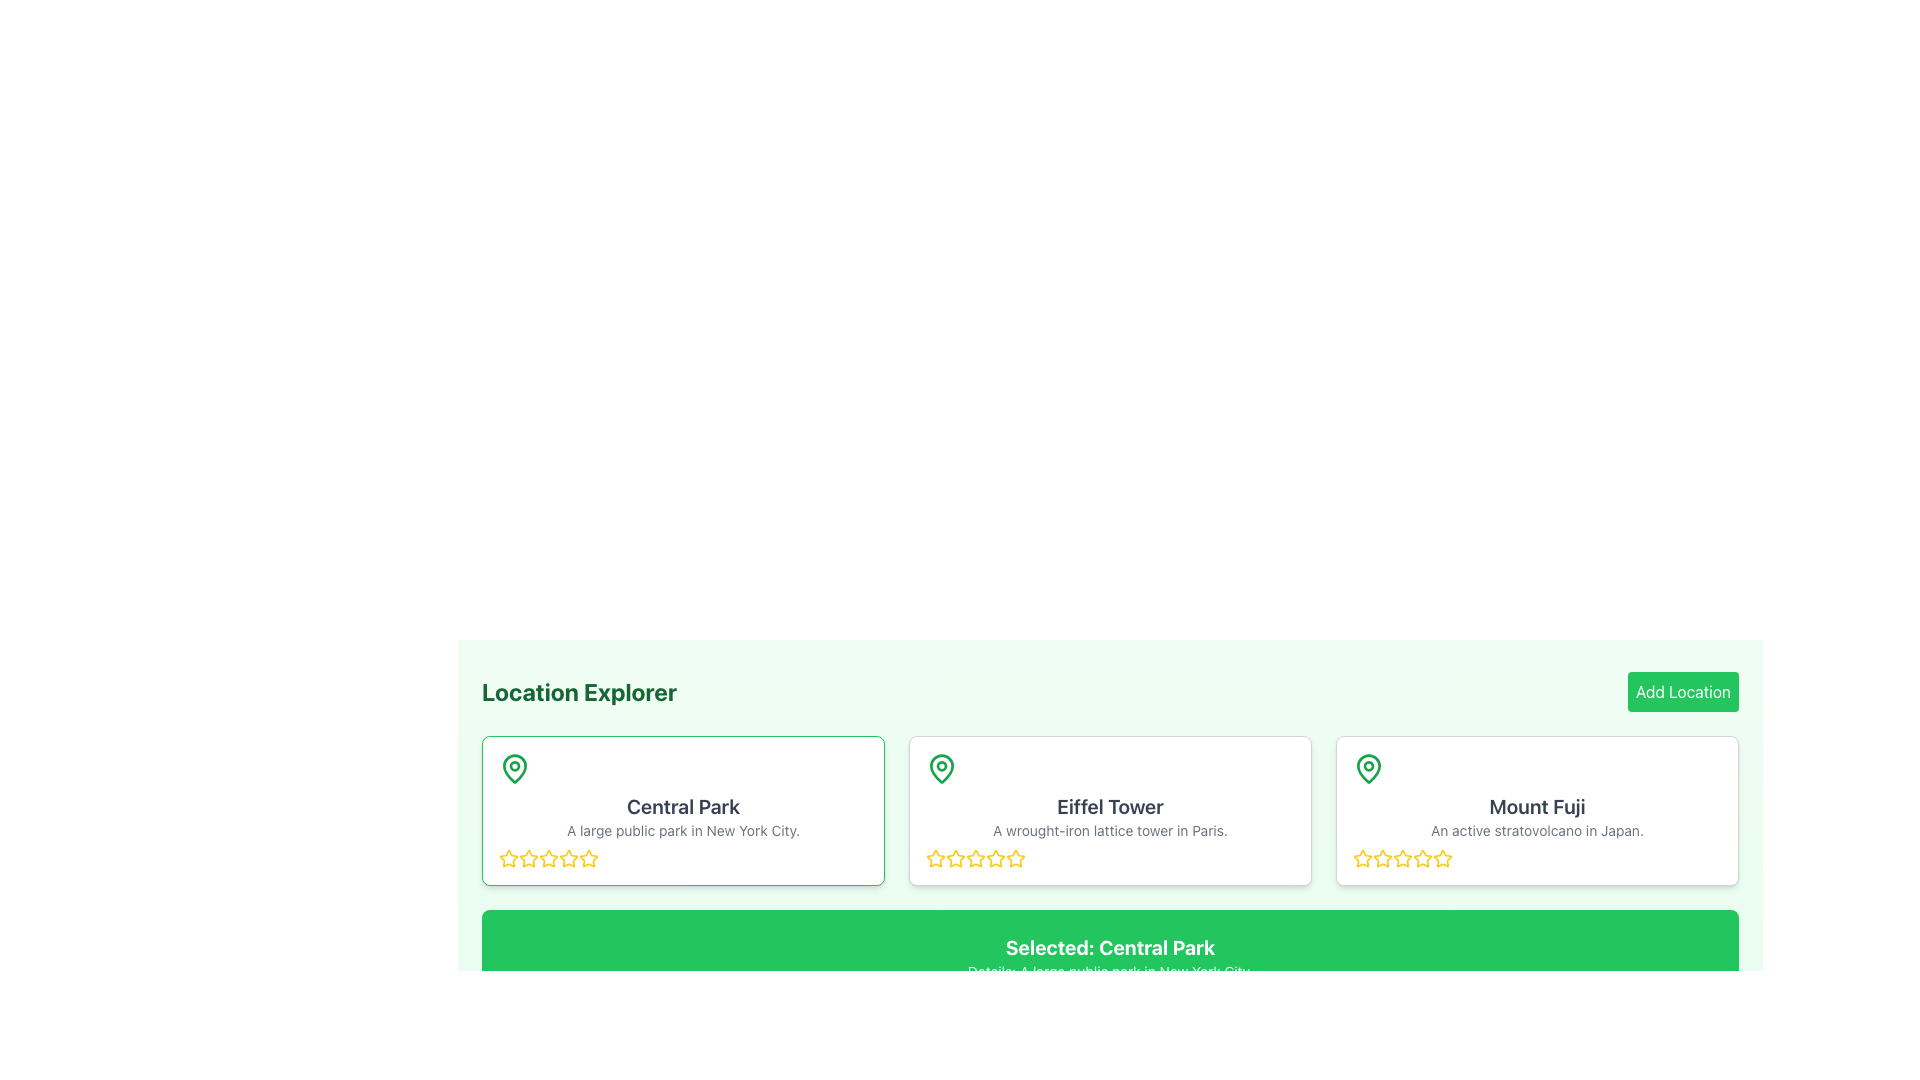 This screenshot has height=1080, width=1920. What do you see at coordinates (996, 858) in the screenshot?
I see `the outlined star icon, which is the sixth star in a rating system for the 'Eiffel Tower' title, featuring a yellow border and transparent interior` at bounding box center [996, 858].